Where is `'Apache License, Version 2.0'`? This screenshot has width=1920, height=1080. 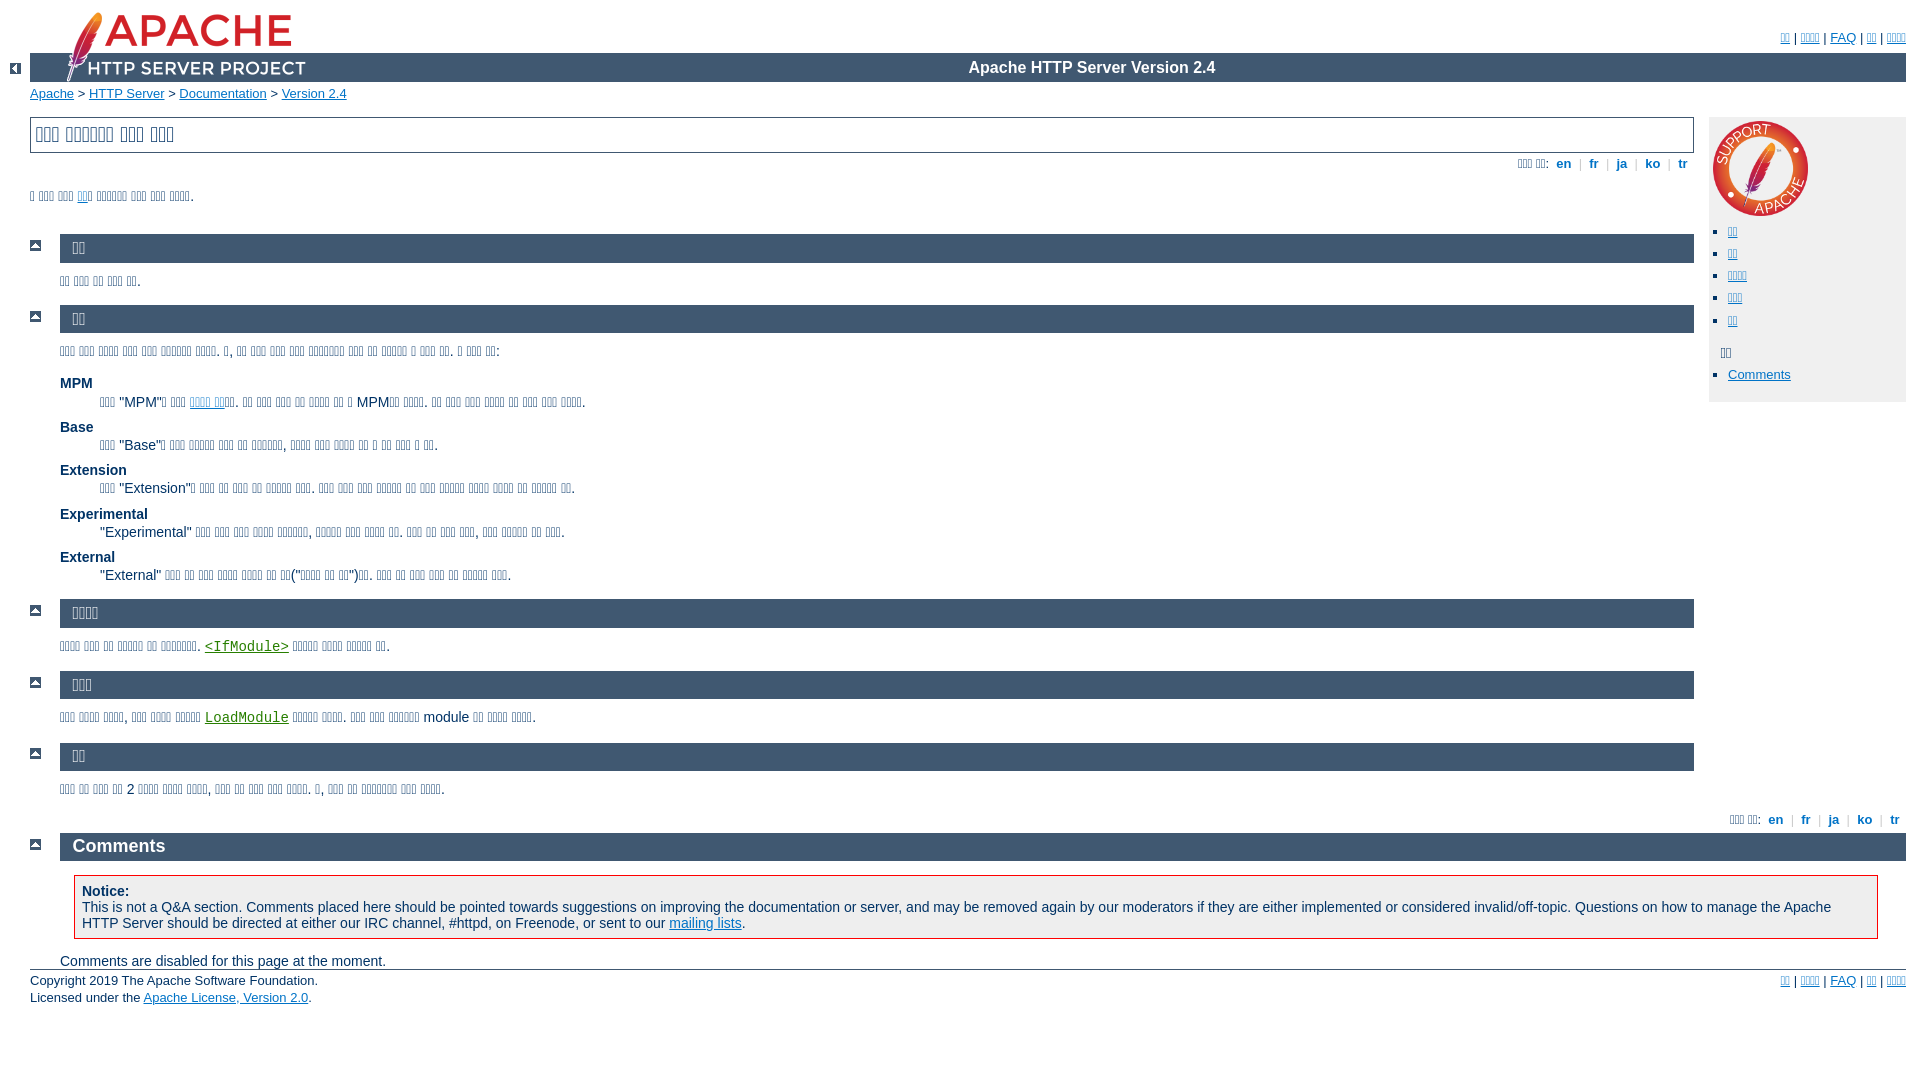 'Apache License, Version 2.0' is located at coordinates (142, 997).